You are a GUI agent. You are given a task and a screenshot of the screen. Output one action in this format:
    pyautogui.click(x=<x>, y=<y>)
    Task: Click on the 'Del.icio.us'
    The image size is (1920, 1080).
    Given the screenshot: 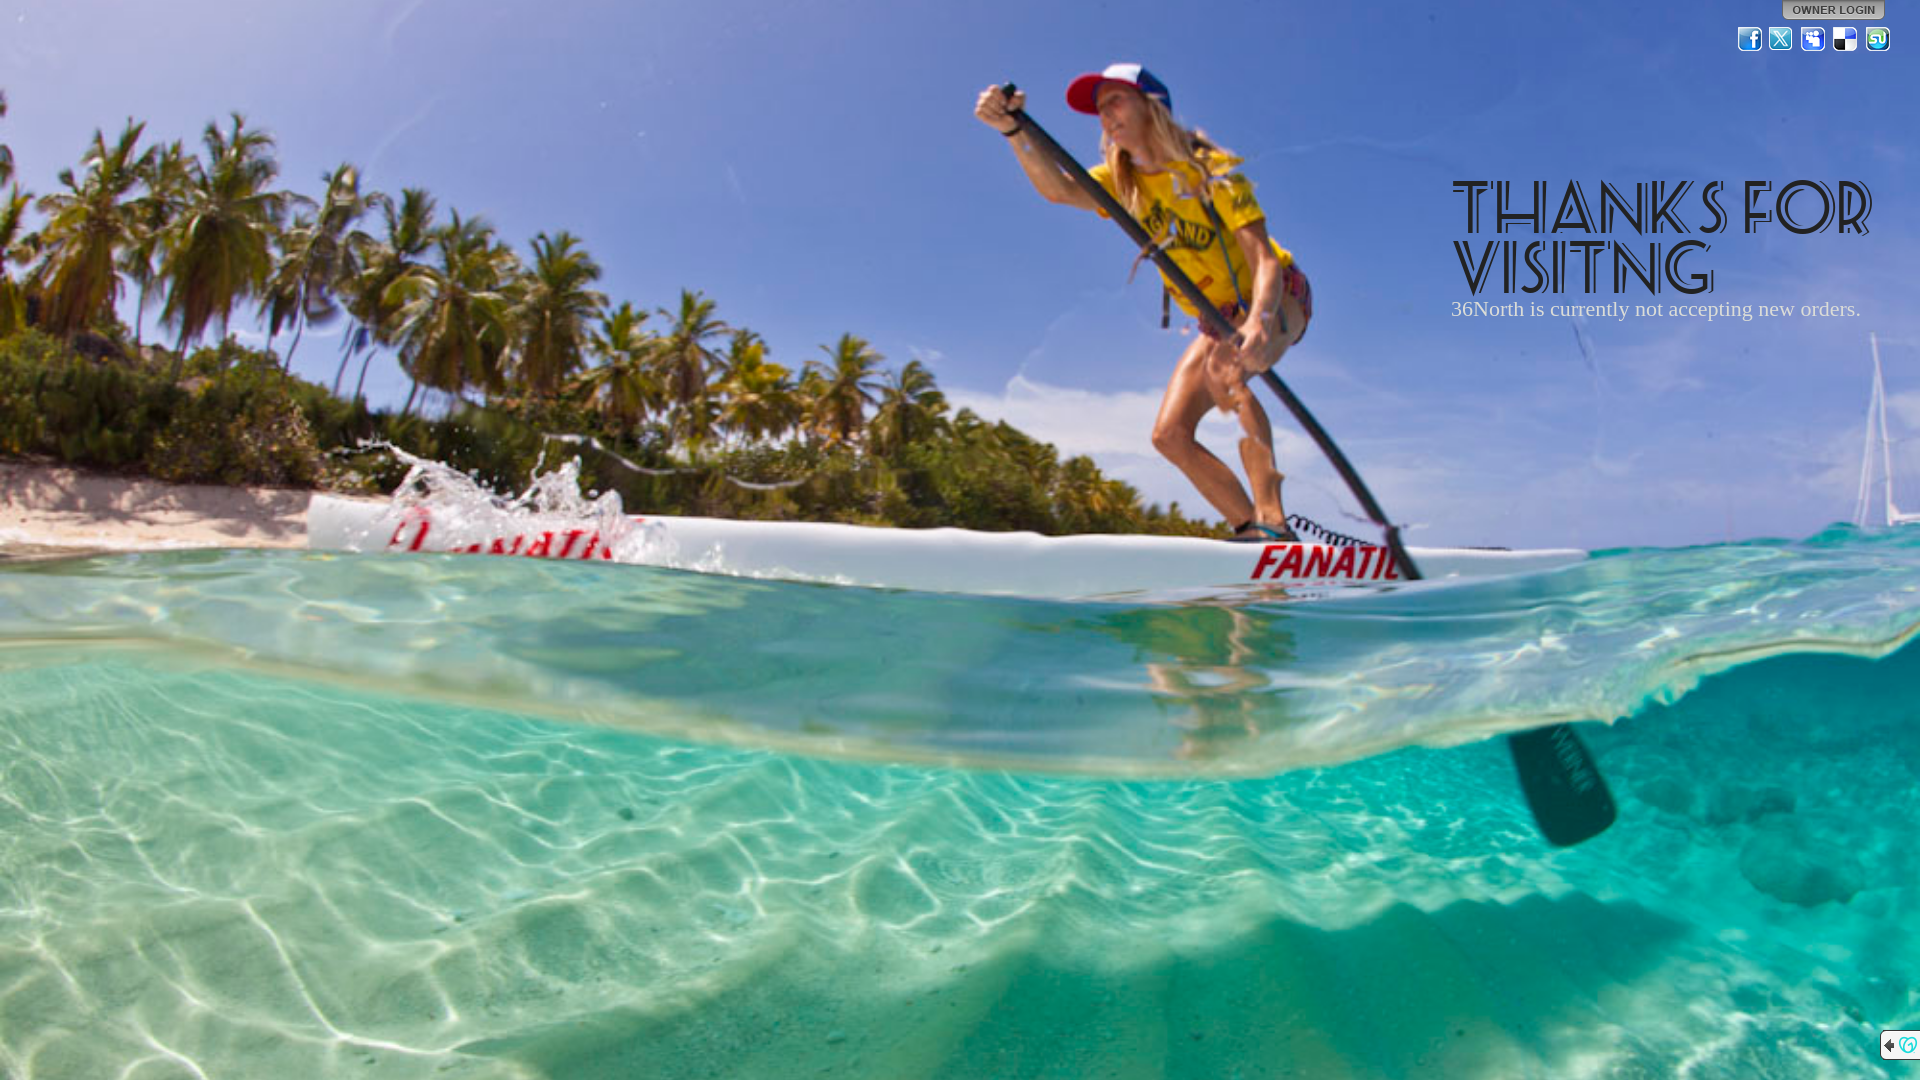 What is the action you would take?
    pyautogui.click(x=1832, y=38)
    